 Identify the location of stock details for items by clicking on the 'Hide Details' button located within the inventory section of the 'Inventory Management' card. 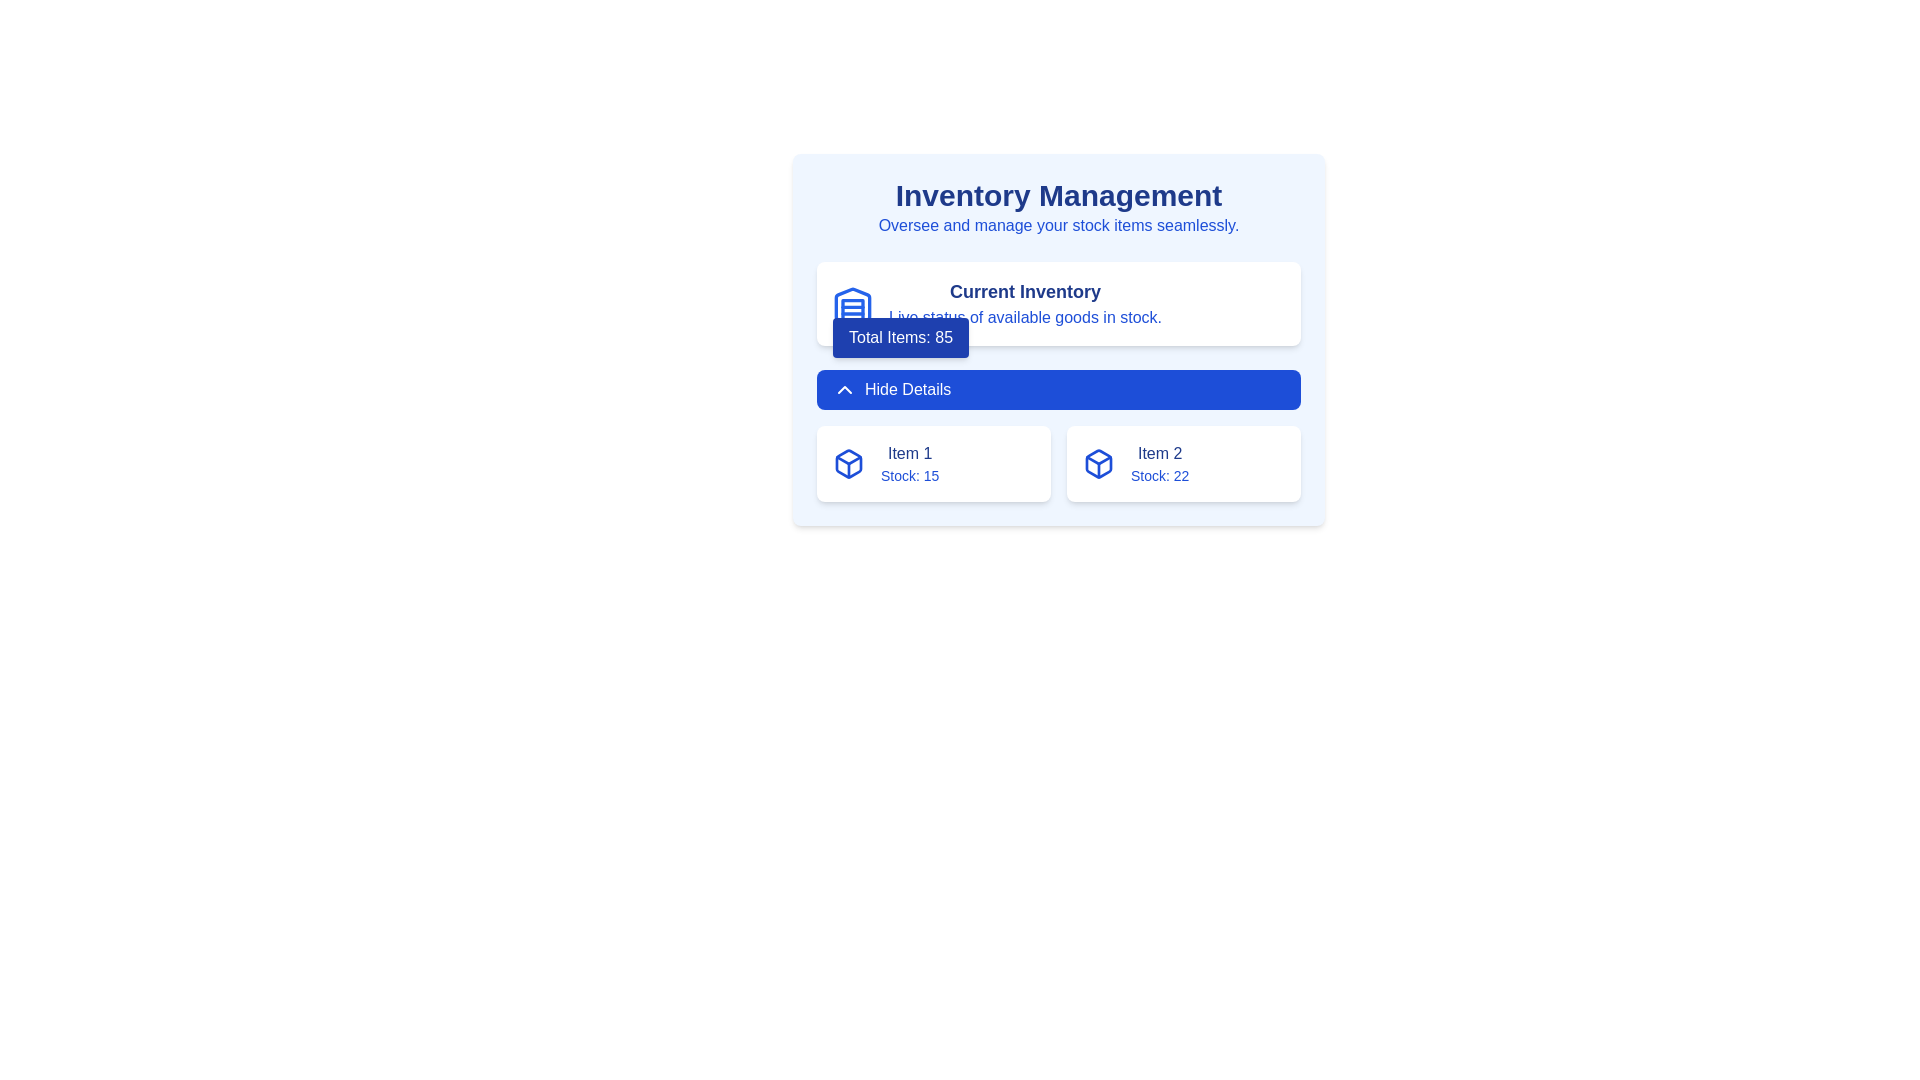
(1058, 381).